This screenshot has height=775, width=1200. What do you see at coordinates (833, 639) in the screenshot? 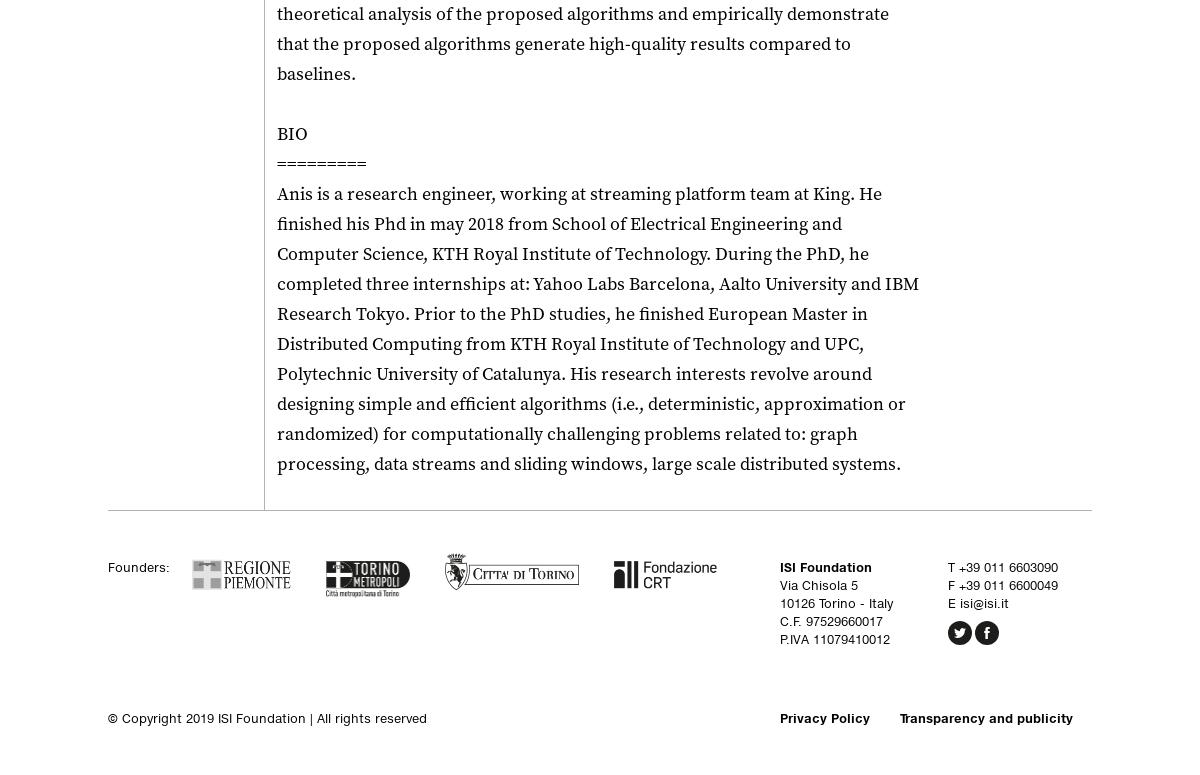
I see `'P.IVA 11079410012'` at bounding box center [833, 639].